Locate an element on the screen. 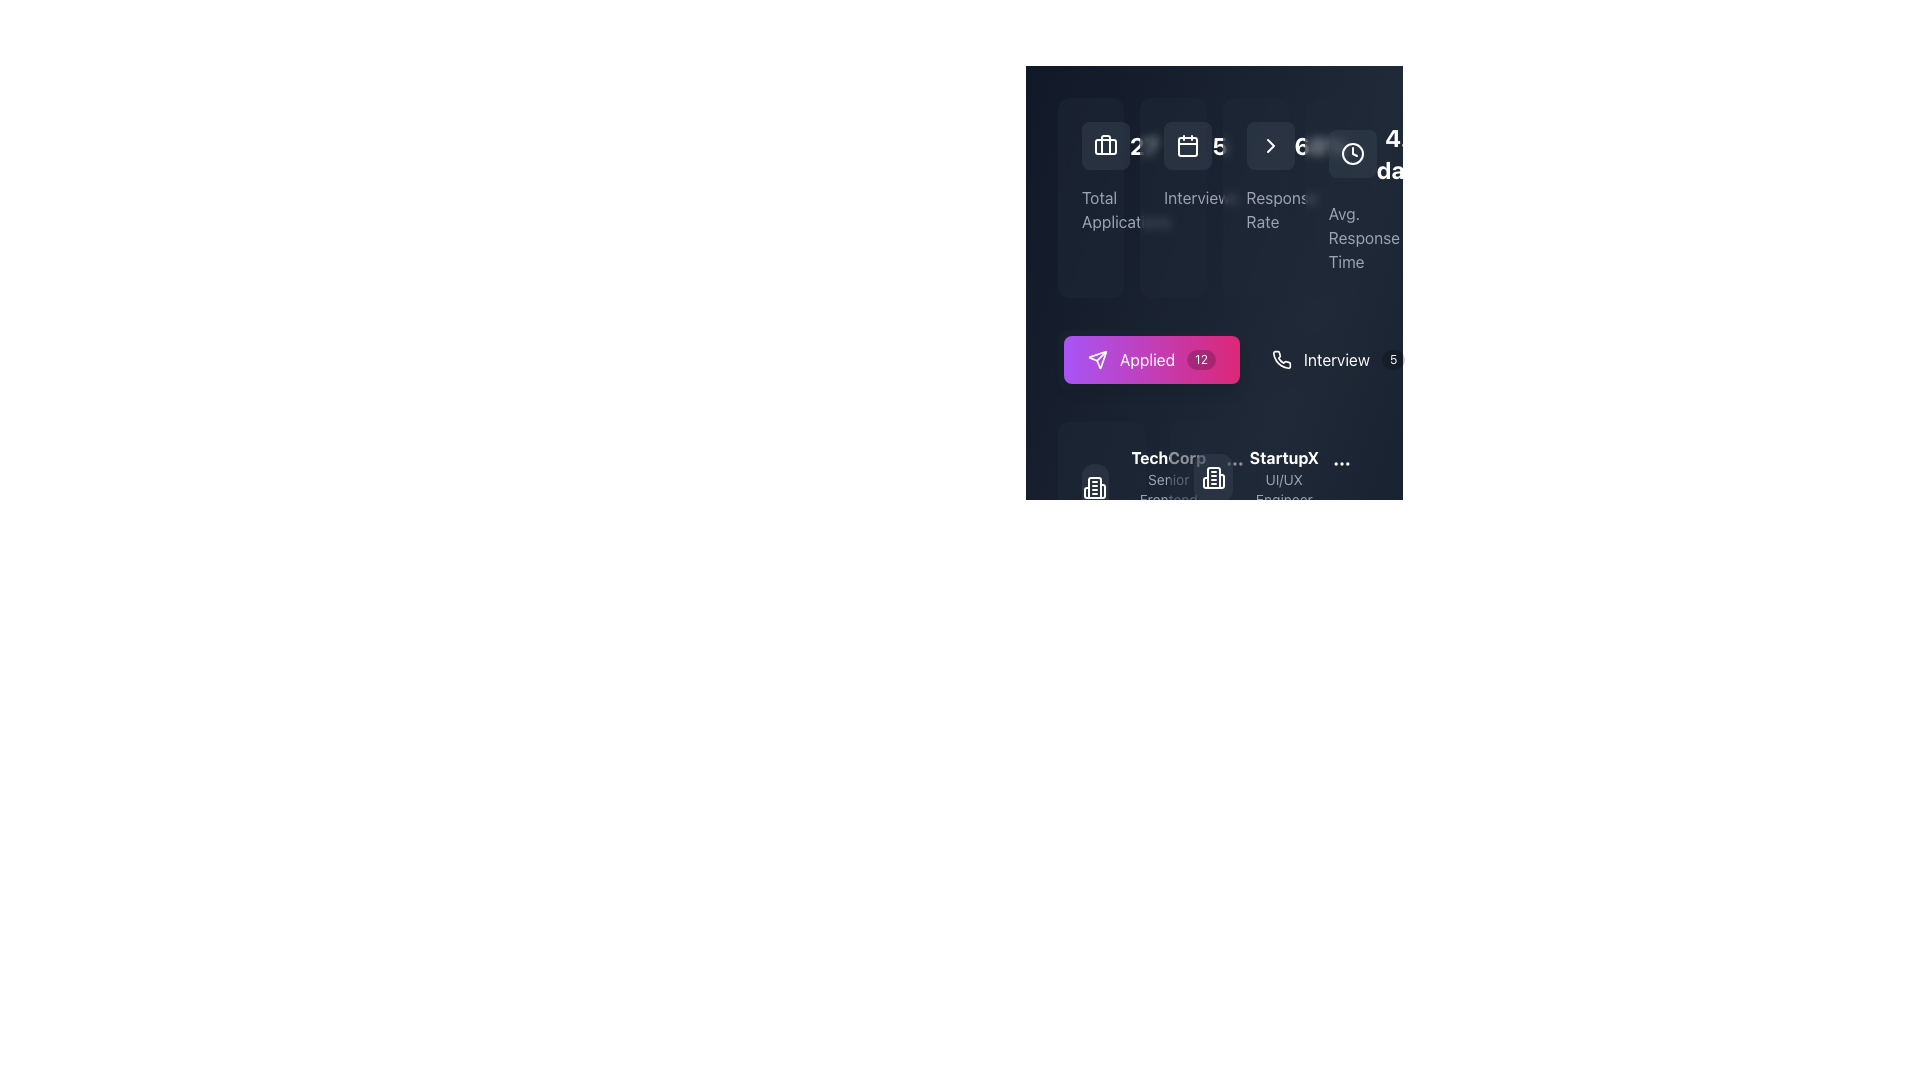 The width and height of the screenshot is (1920, 1080). the job listing item that provides details about a specific job role, located in the lower right section of the interface is located at coordinates (1257, 478).